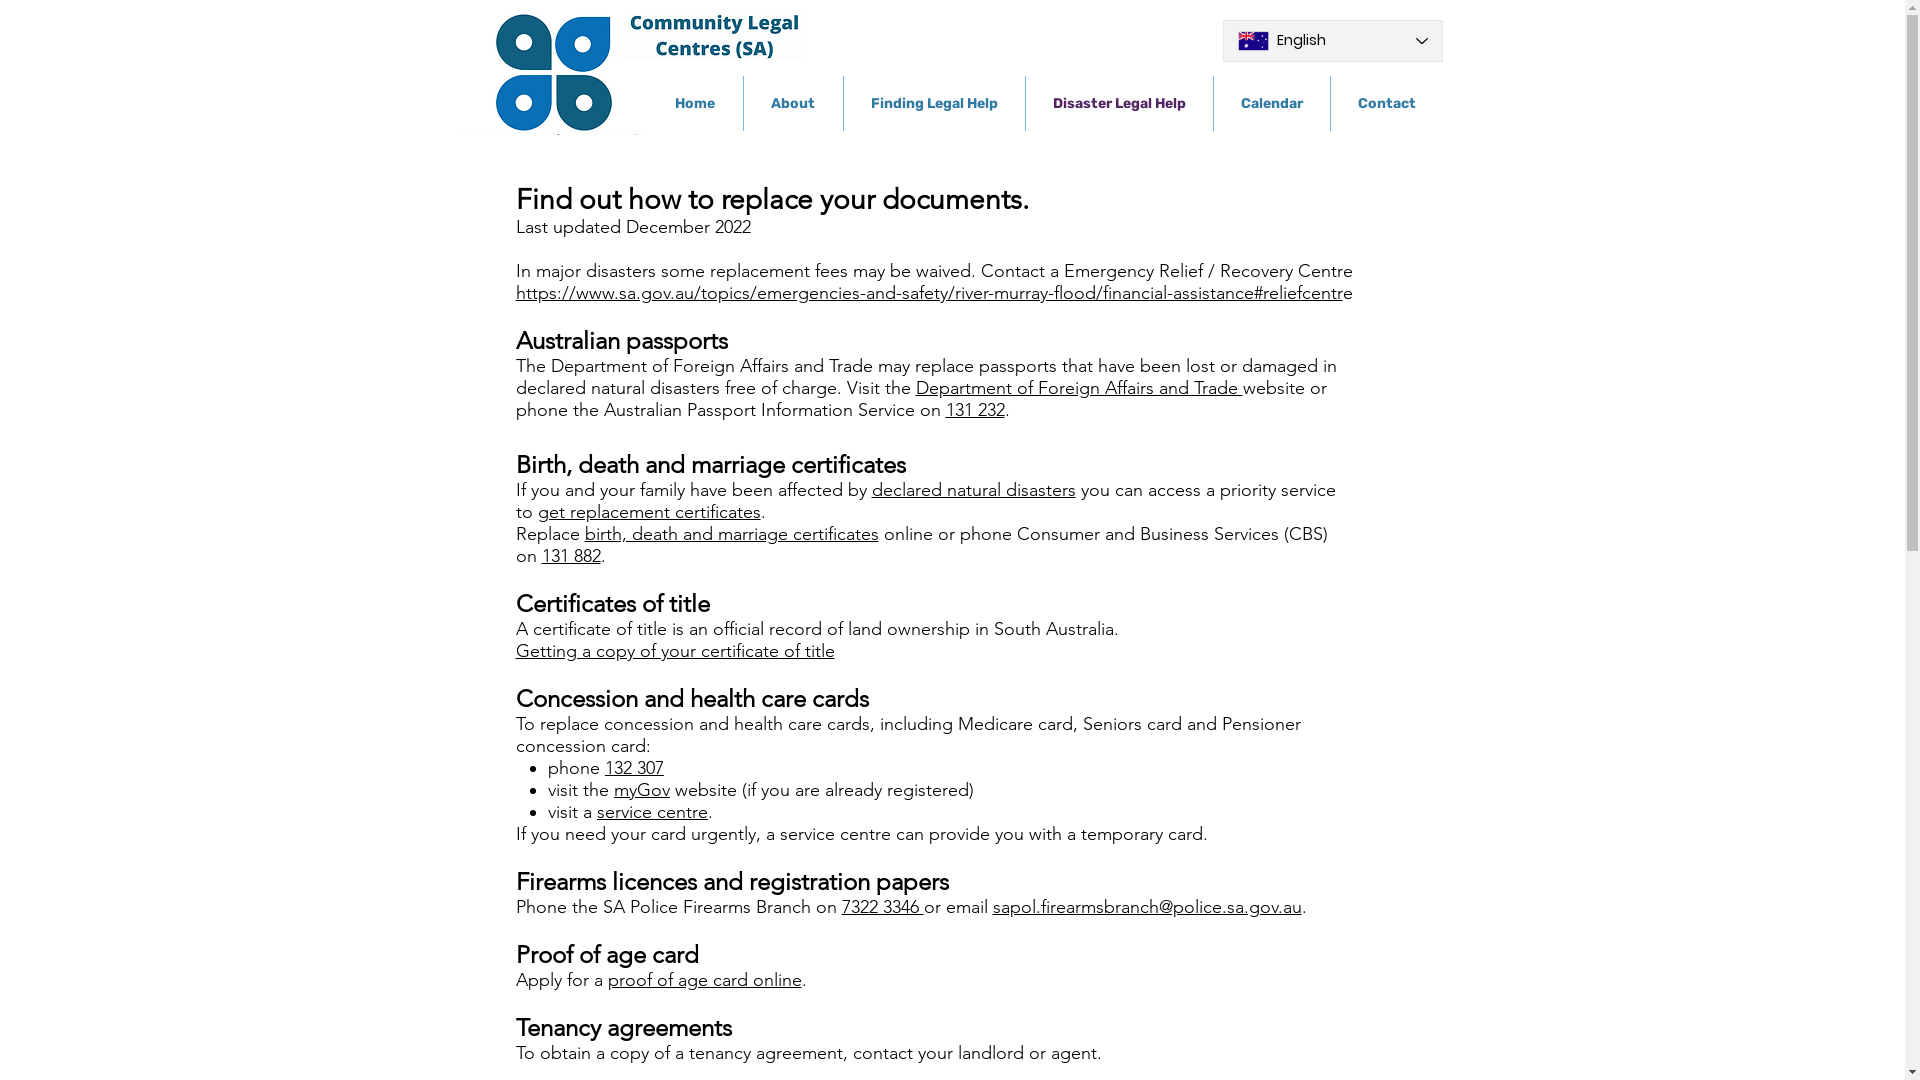  Describe the element at coordinates (570, 555) in the screenshot. I see `'131 882'` at that location.